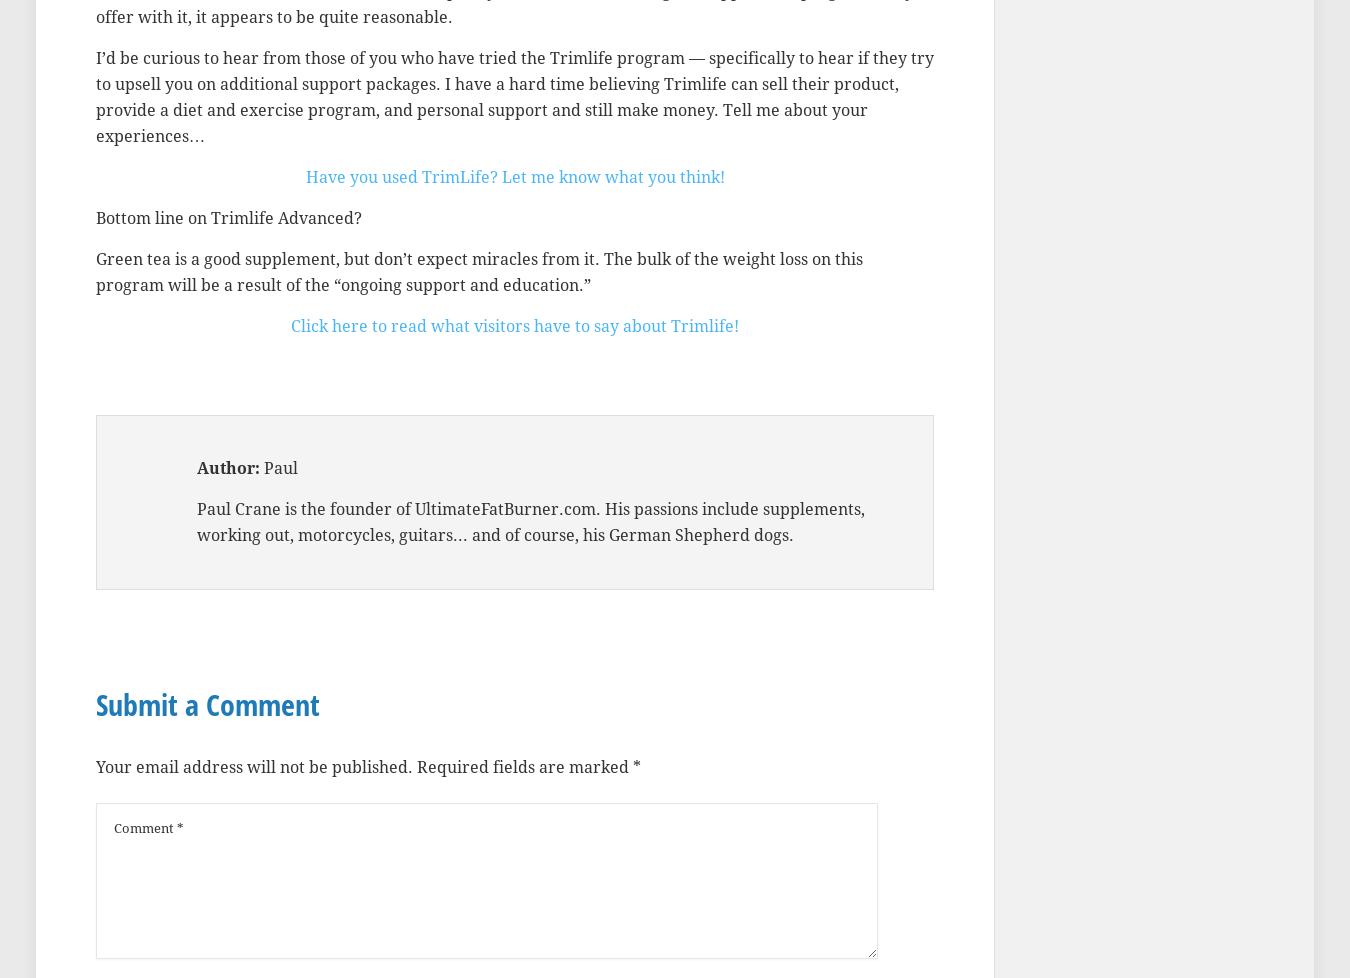 The width and height of the screenshot is (1350, 978). Describe the element at coordinates (478, 271) in the screenshot. I see `'Green tea is a good supplement, but don’t expect miracles from it. The bulk of the weight loss on this program will be a result of the “ongoing support and education.”'` at that location.